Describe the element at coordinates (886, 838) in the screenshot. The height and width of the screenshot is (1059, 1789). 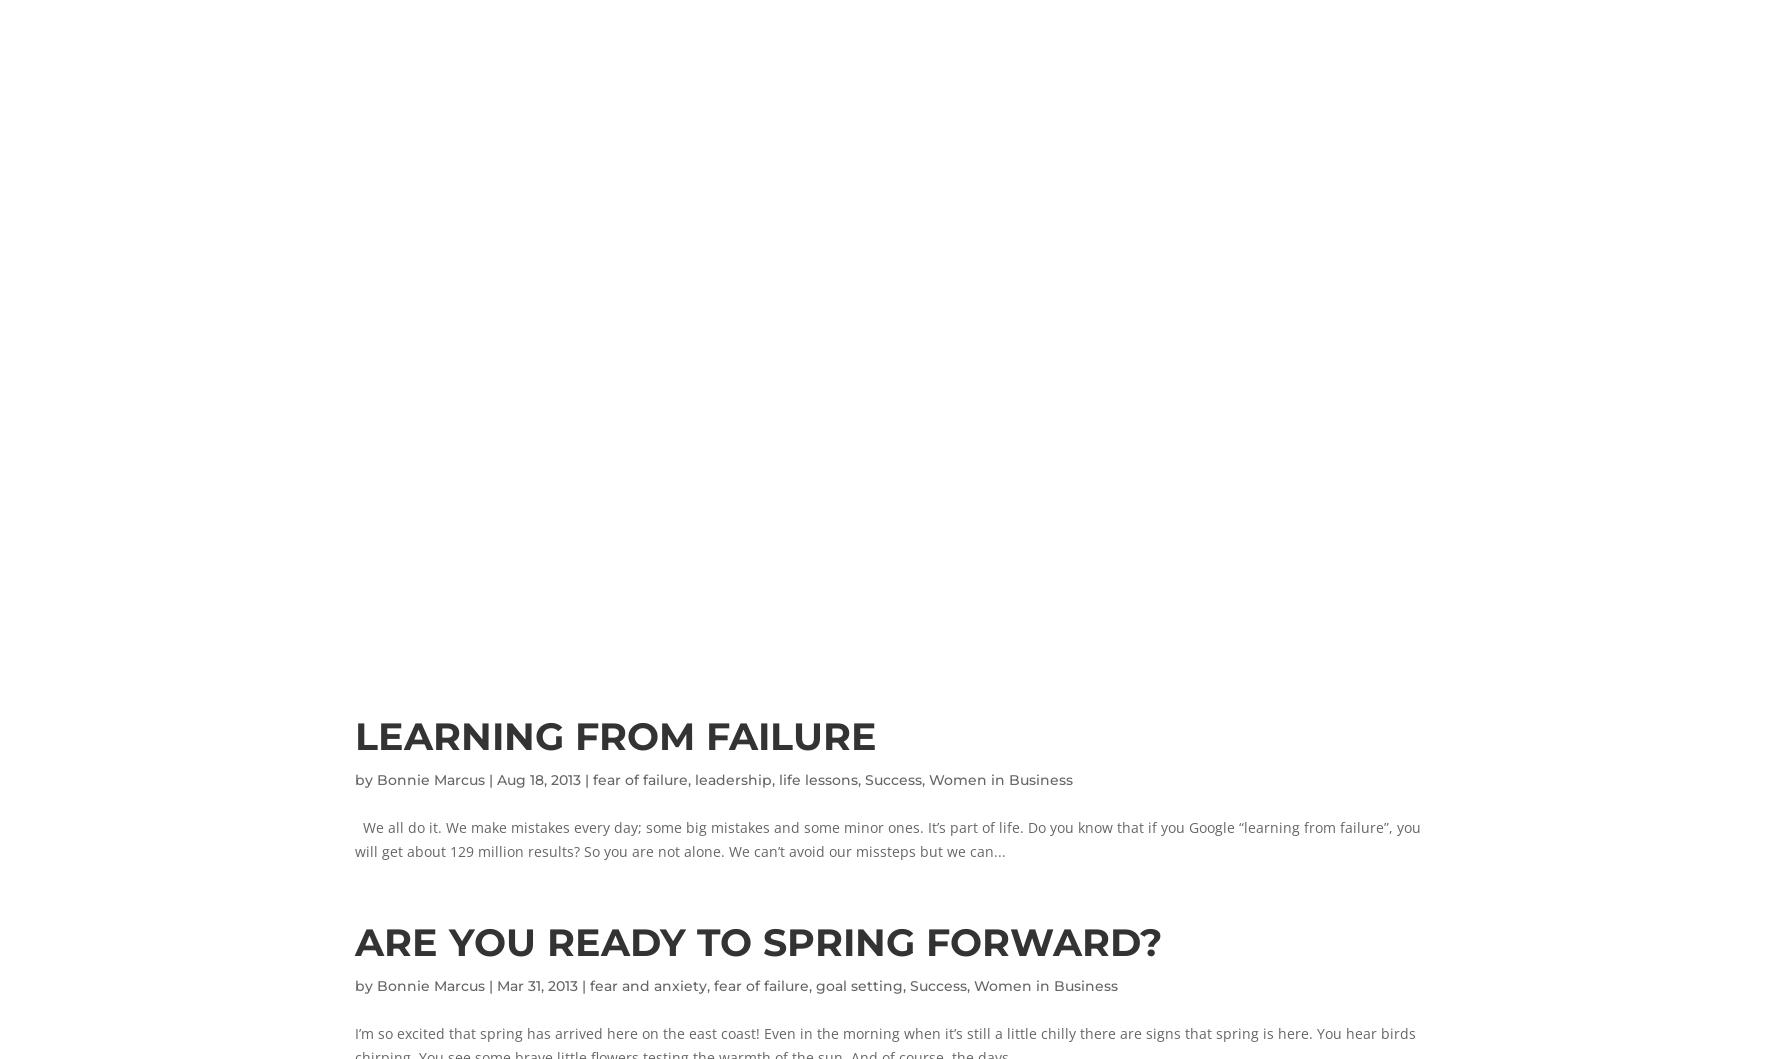
I see `'We all do it. We make mistakes every day; some big mistakes and some minor ones. It’s part of life. Do you know that if you Google “learning from failure”, you will get about 129 million results? So you are not alone. We can’t avoid our missteps but we can...'` at that location.